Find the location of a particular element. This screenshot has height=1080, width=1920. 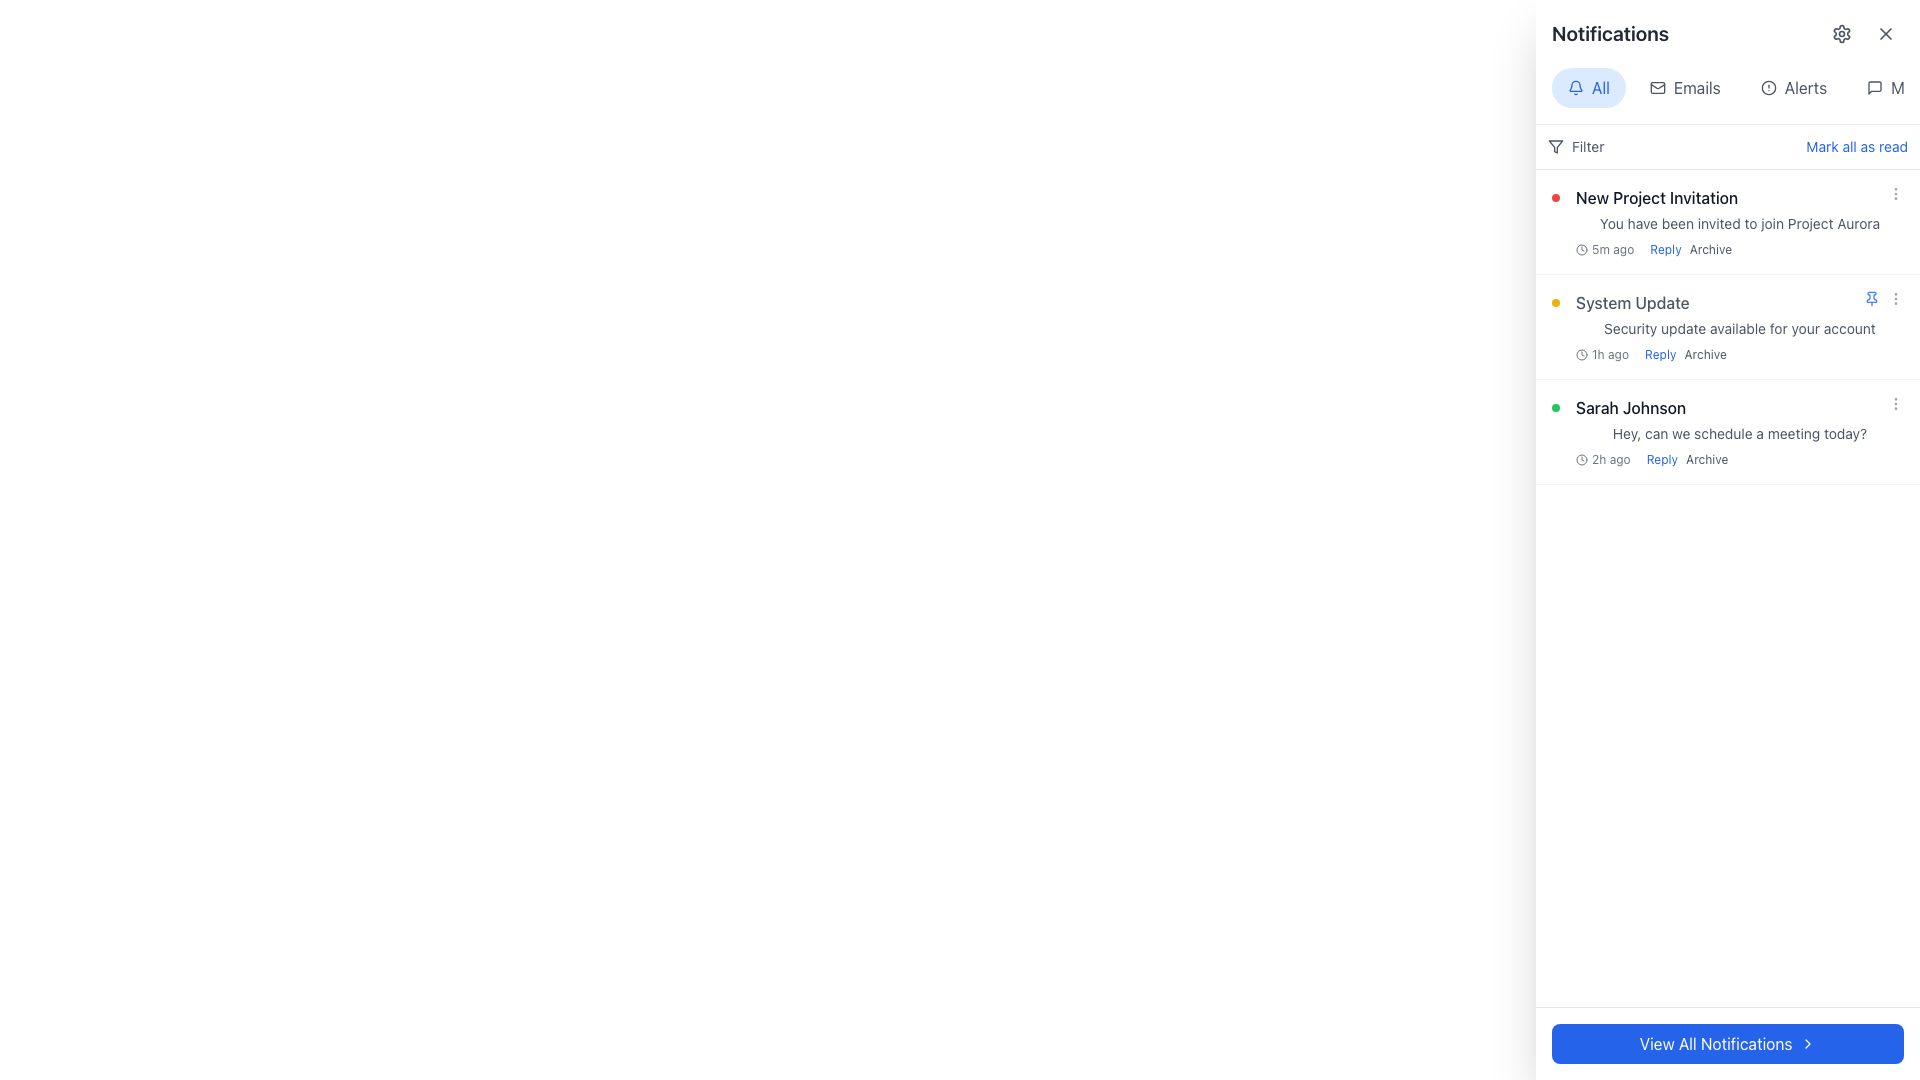

the Button with small gray text that changes to darker gray when hovered over, positioned next to the 'Reply' button in the notification for 'System Update' is located at coordinates (1704, 353).